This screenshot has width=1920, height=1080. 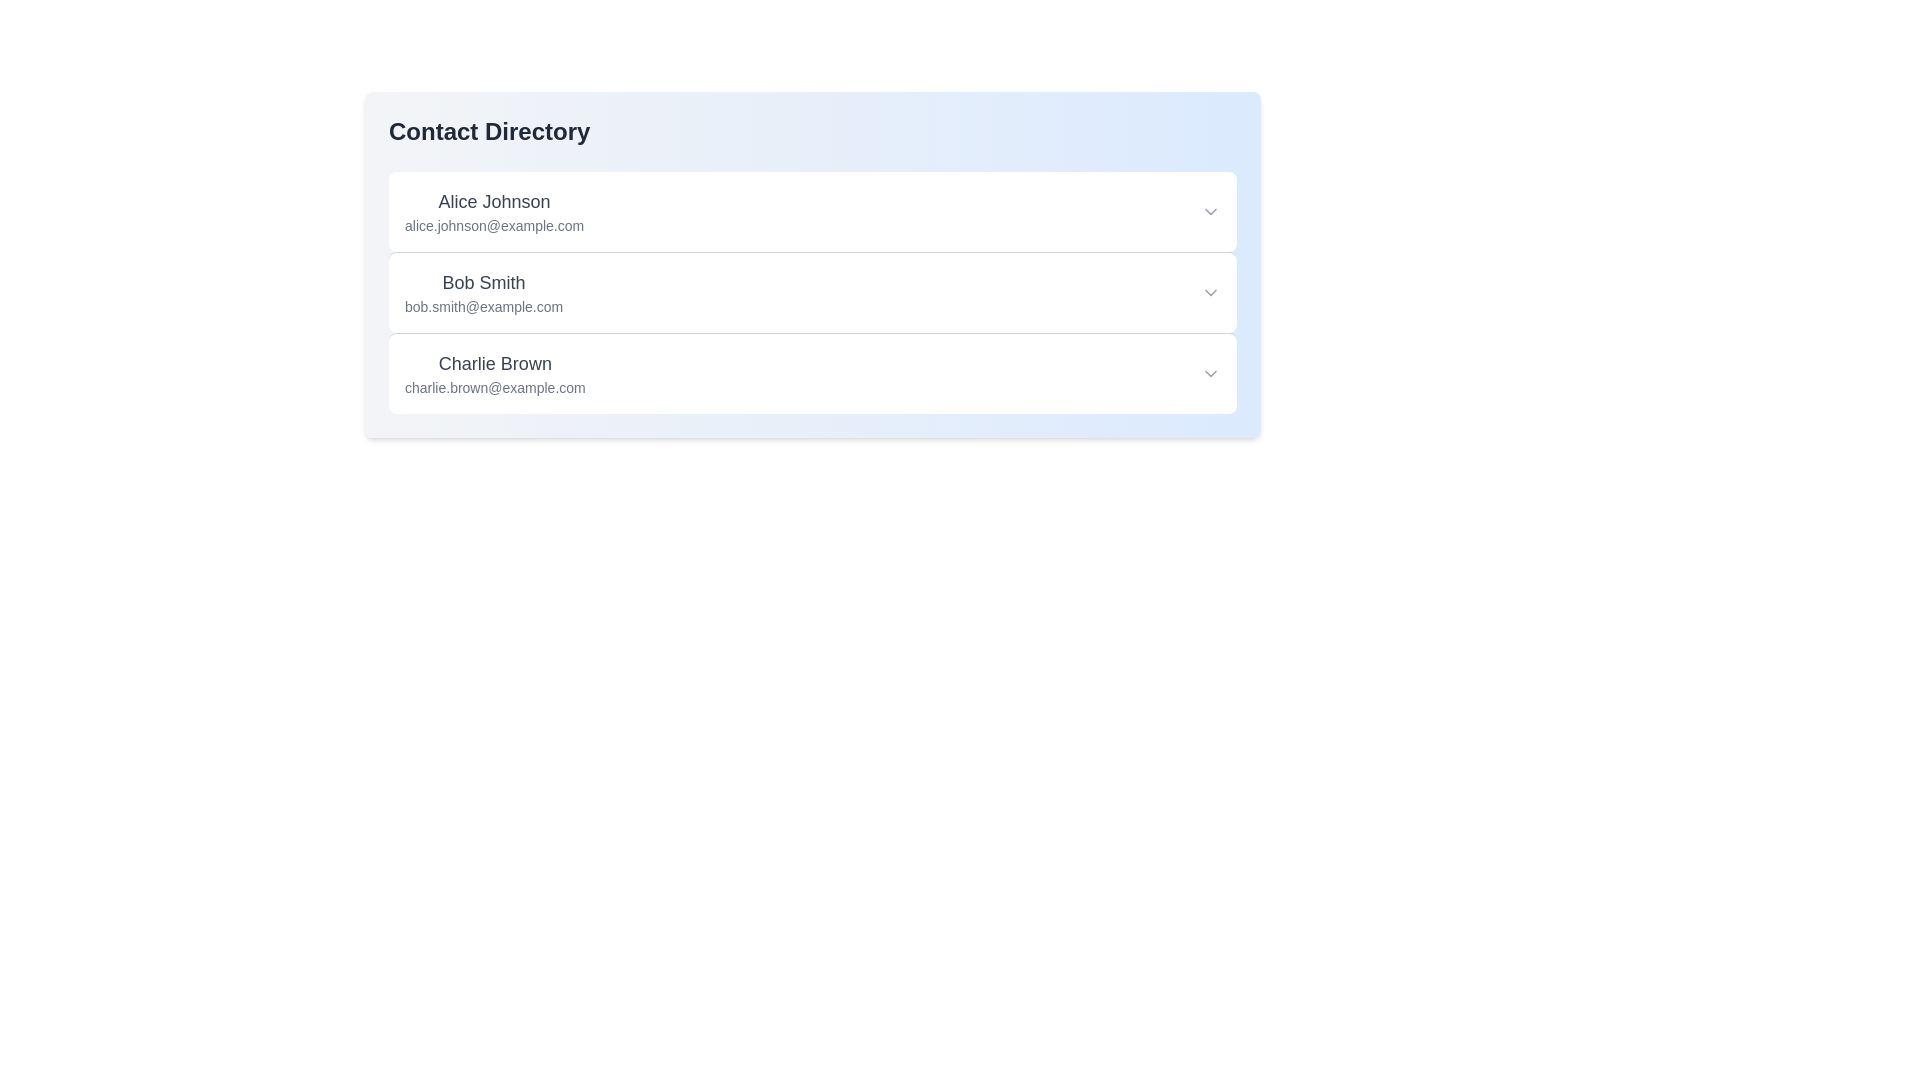 What do you see at coordinates (812, 292) in the screenshot?
I see `the contact card displaying the details for 'Bob Smith', which is the second entry in the list of contact cards` at bounding box center [812, 292].